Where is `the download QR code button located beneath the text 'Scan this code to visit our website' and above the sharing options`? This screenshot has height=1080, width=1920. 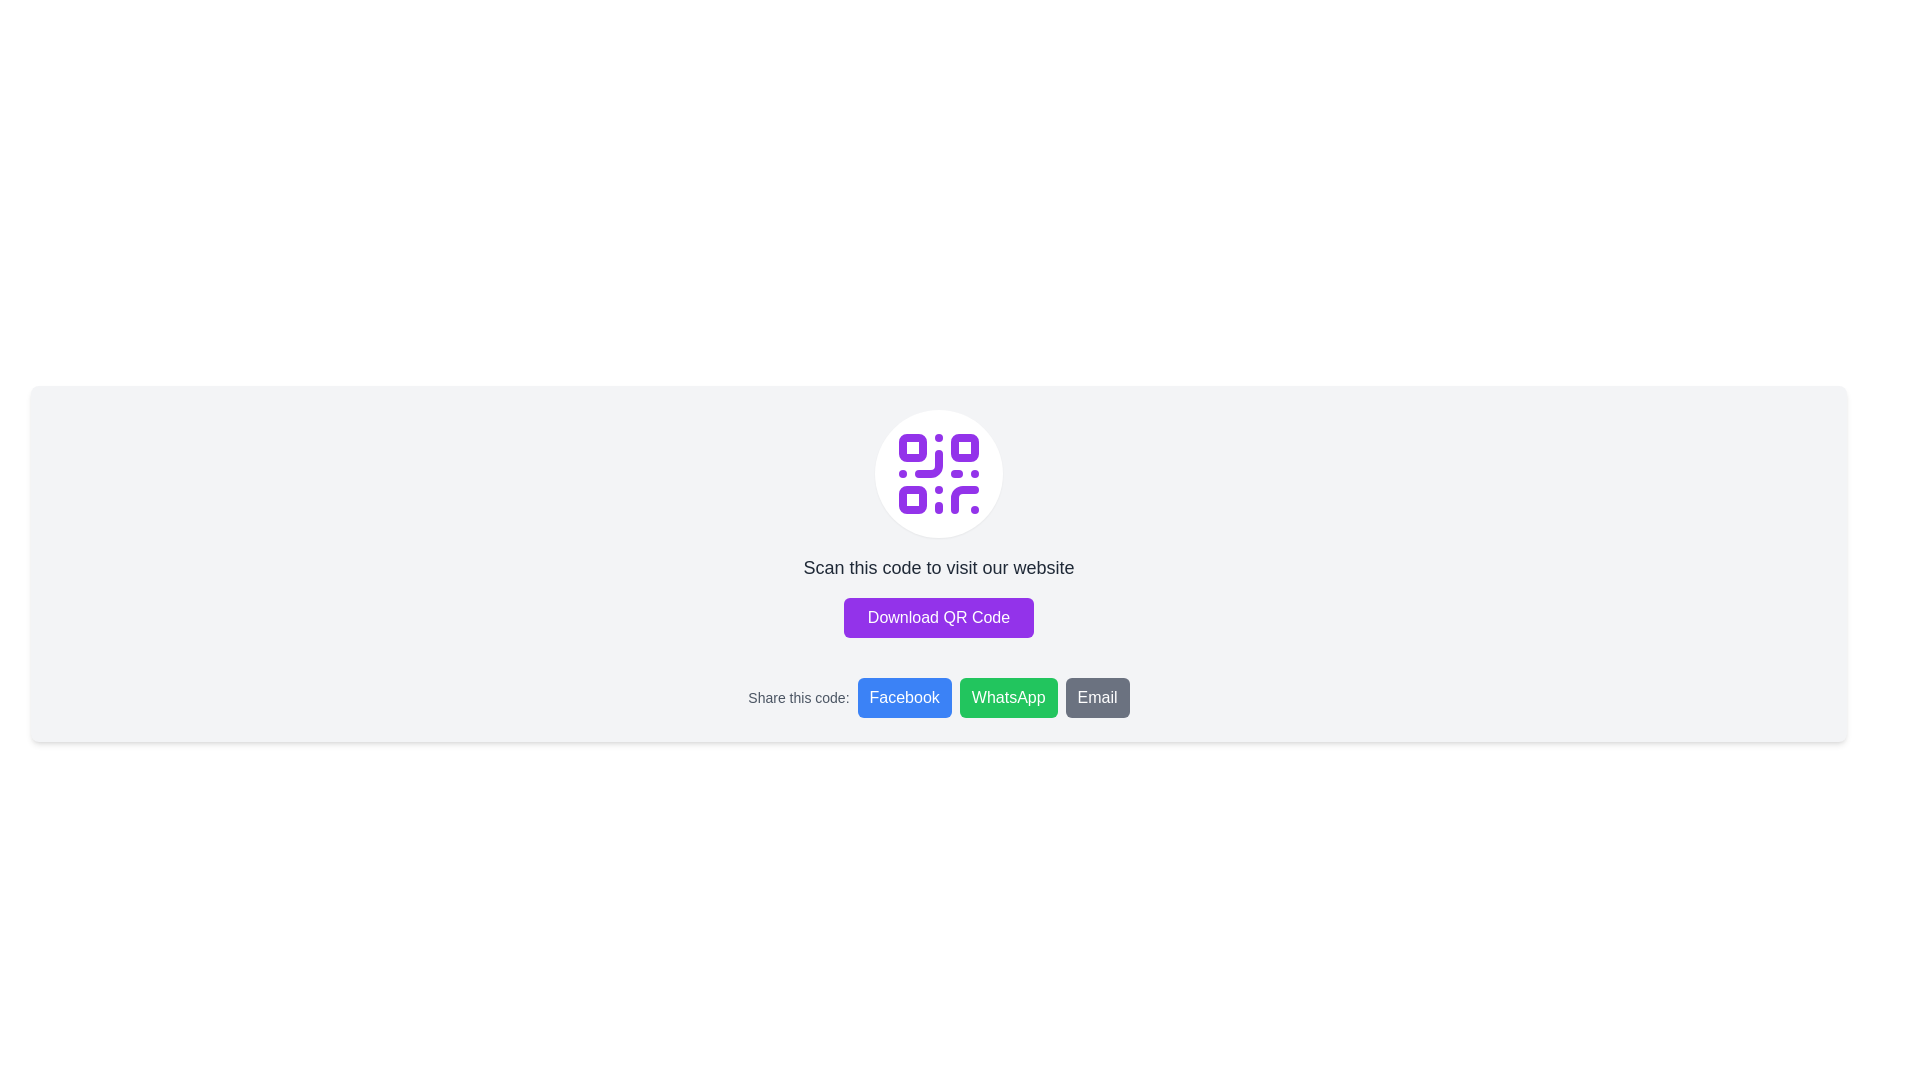
the download QR code button located beneath the text 'Scan this code to visit our website' and above the sharing options is located at coordinates (938, 616).